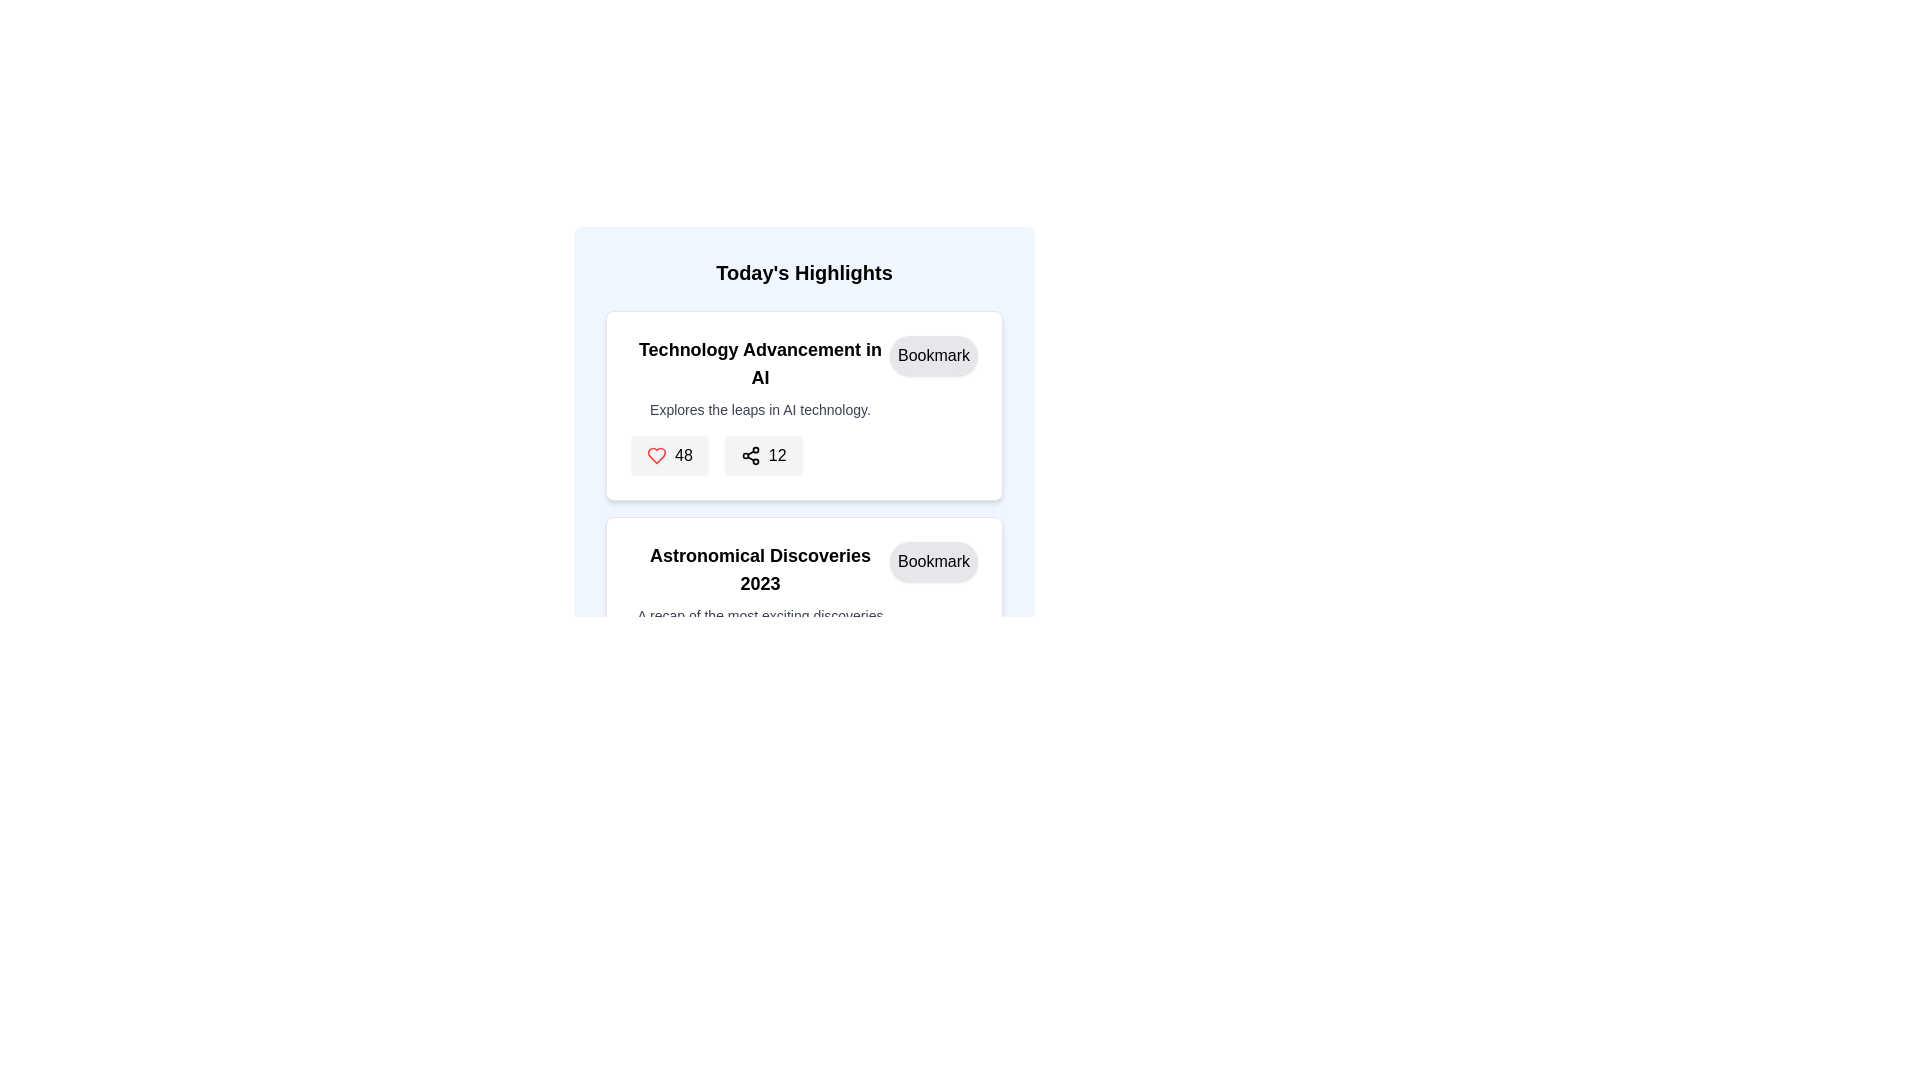  I want to click on the Interactive button featuring a red heart icon and the text '48' to increase or decrease the count, so click(669, 455).